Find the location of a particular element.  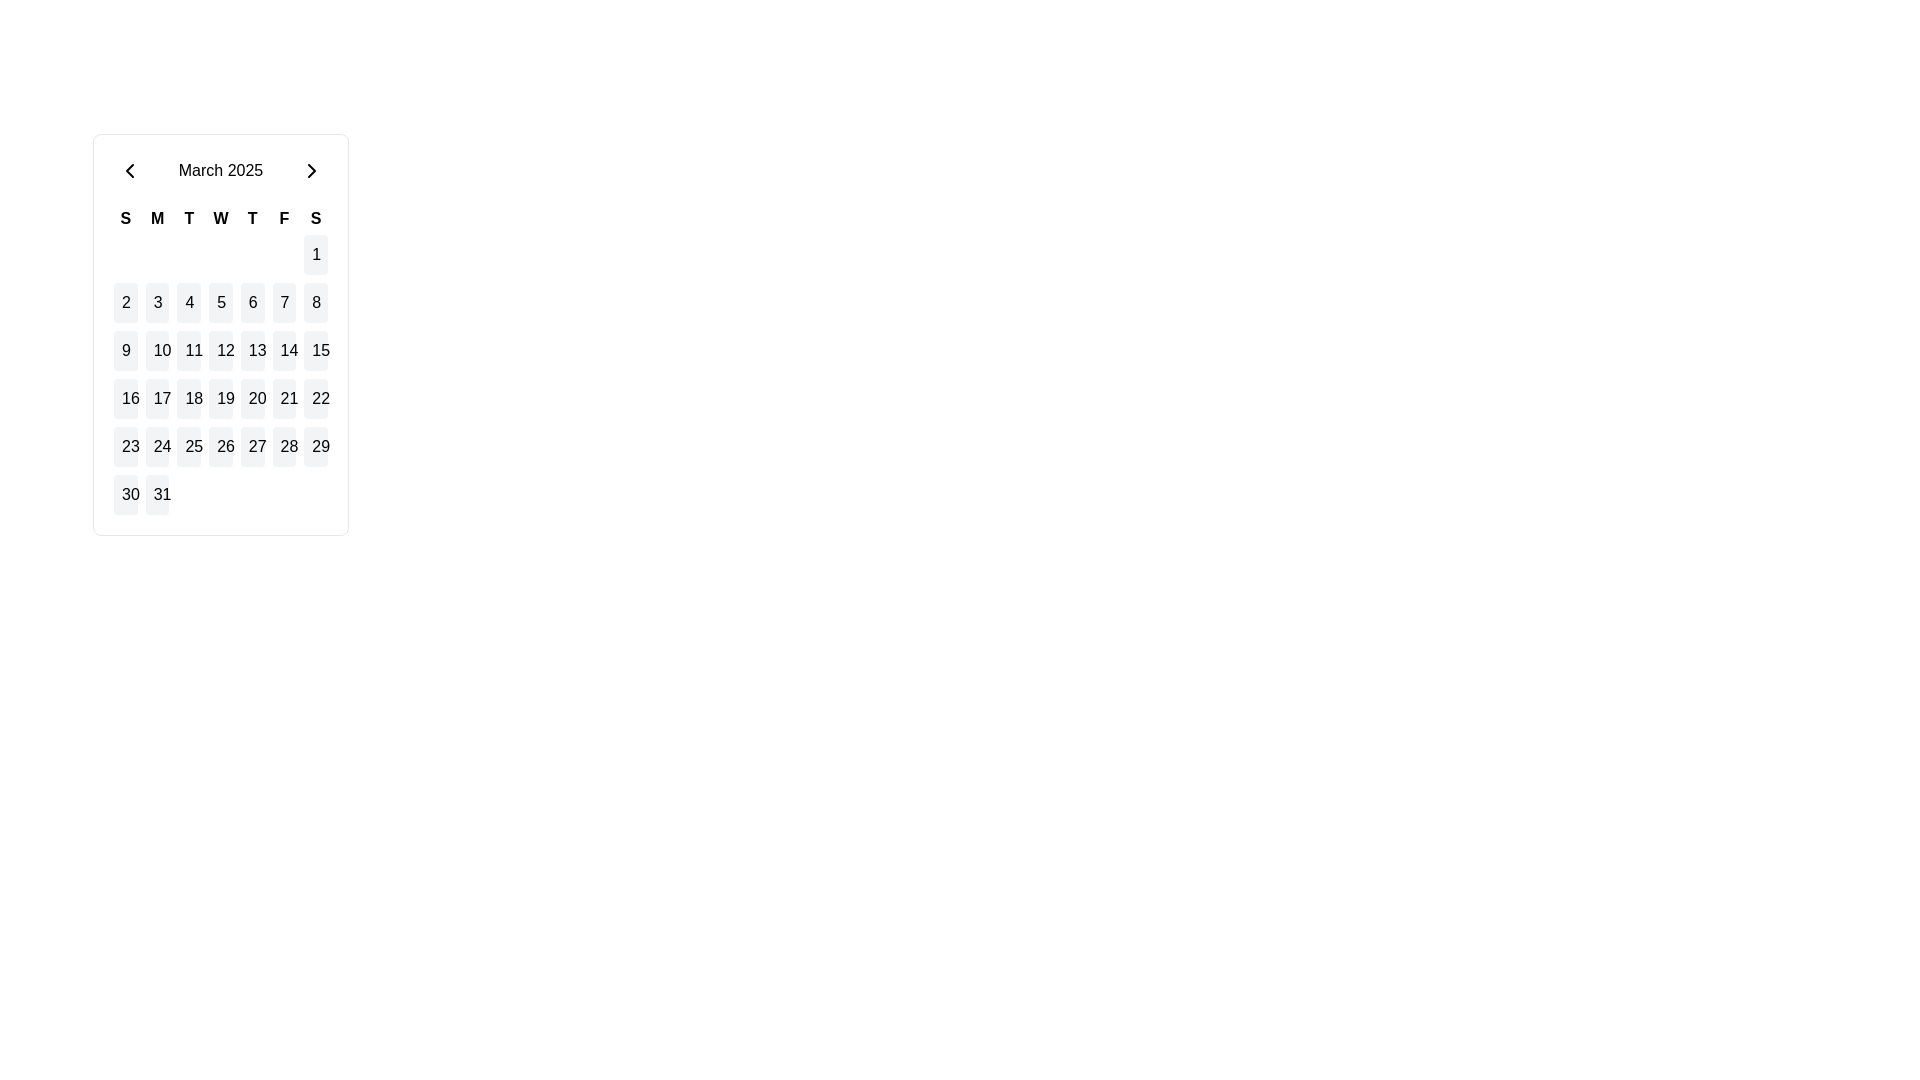

the button representing the 20th day in the March 2025 calendar is located at coordinates (251, 398).